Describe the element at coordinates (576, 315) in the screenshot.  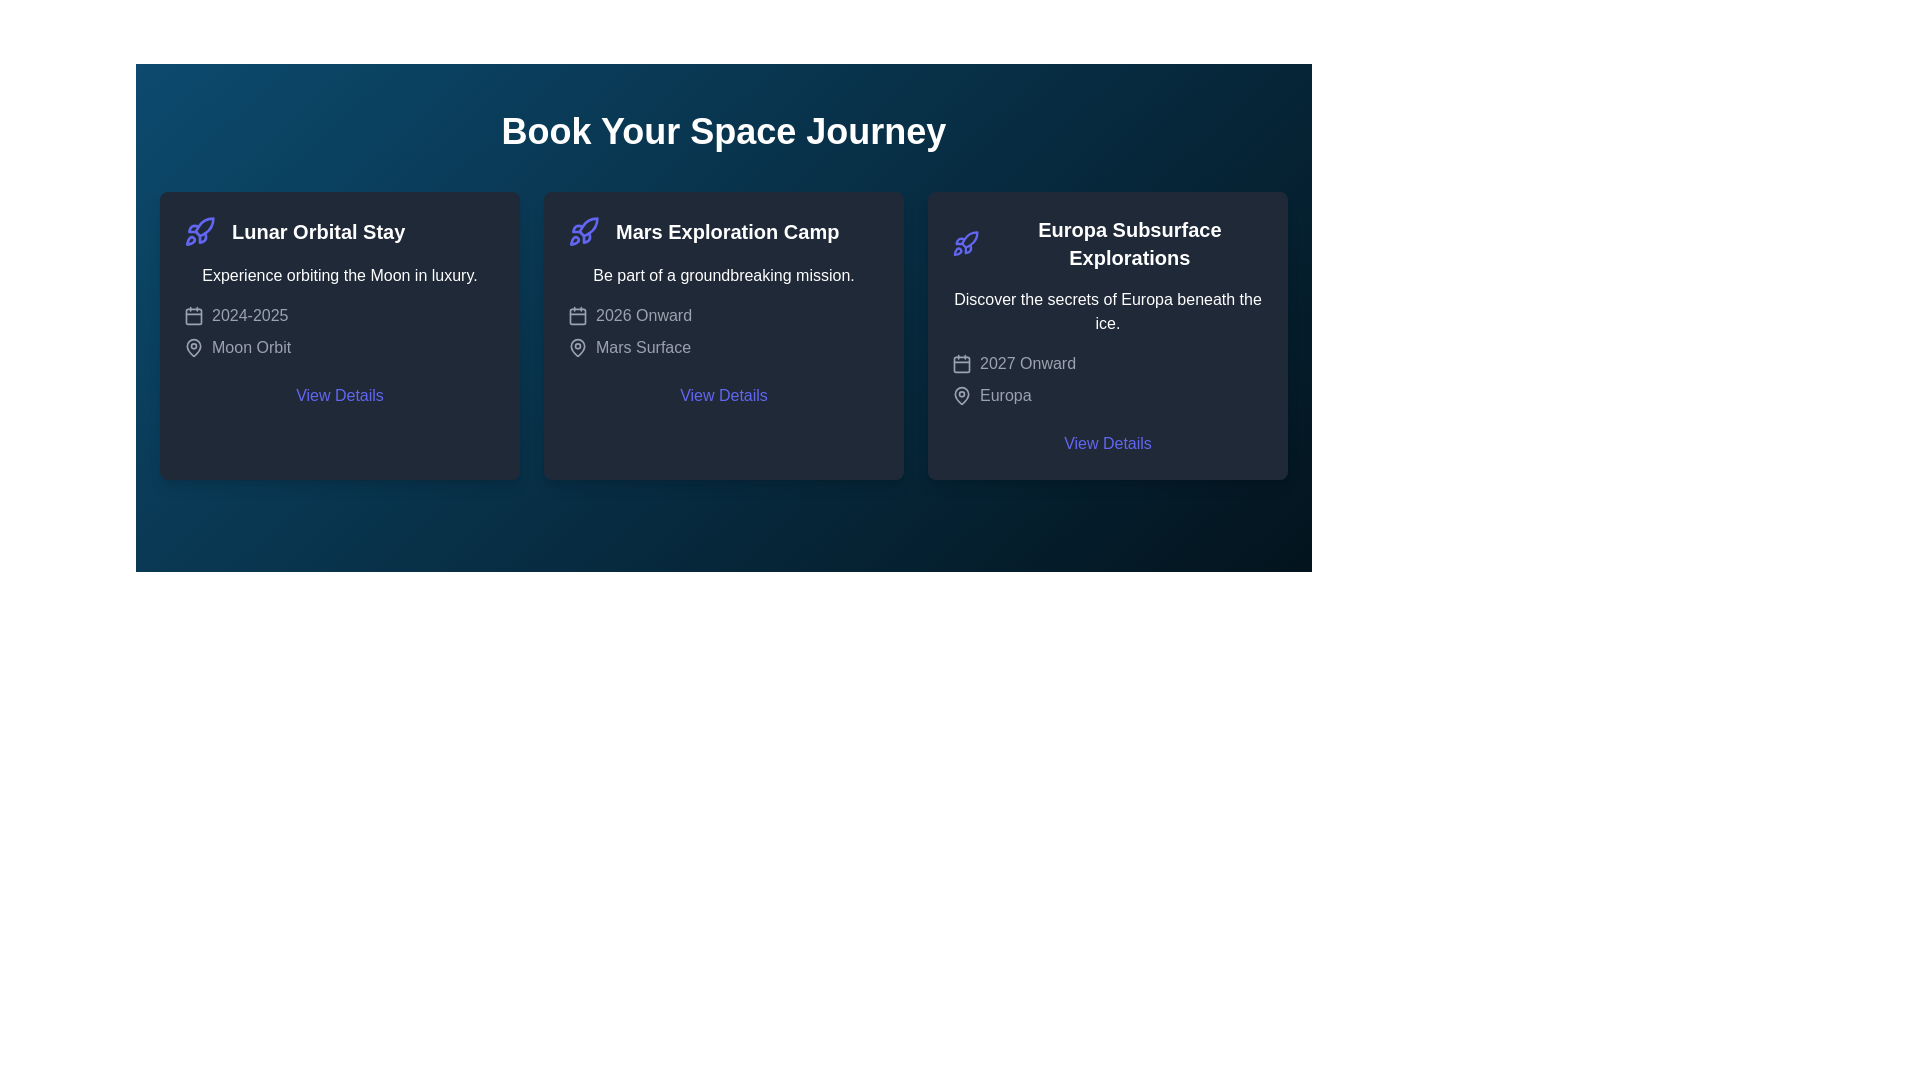
I see `the date/time icon representing '2026 Onward', which is located in the second card titled 'Mars Exploration Camp', positioned to the left of the '2026 Onward' text` at that location.